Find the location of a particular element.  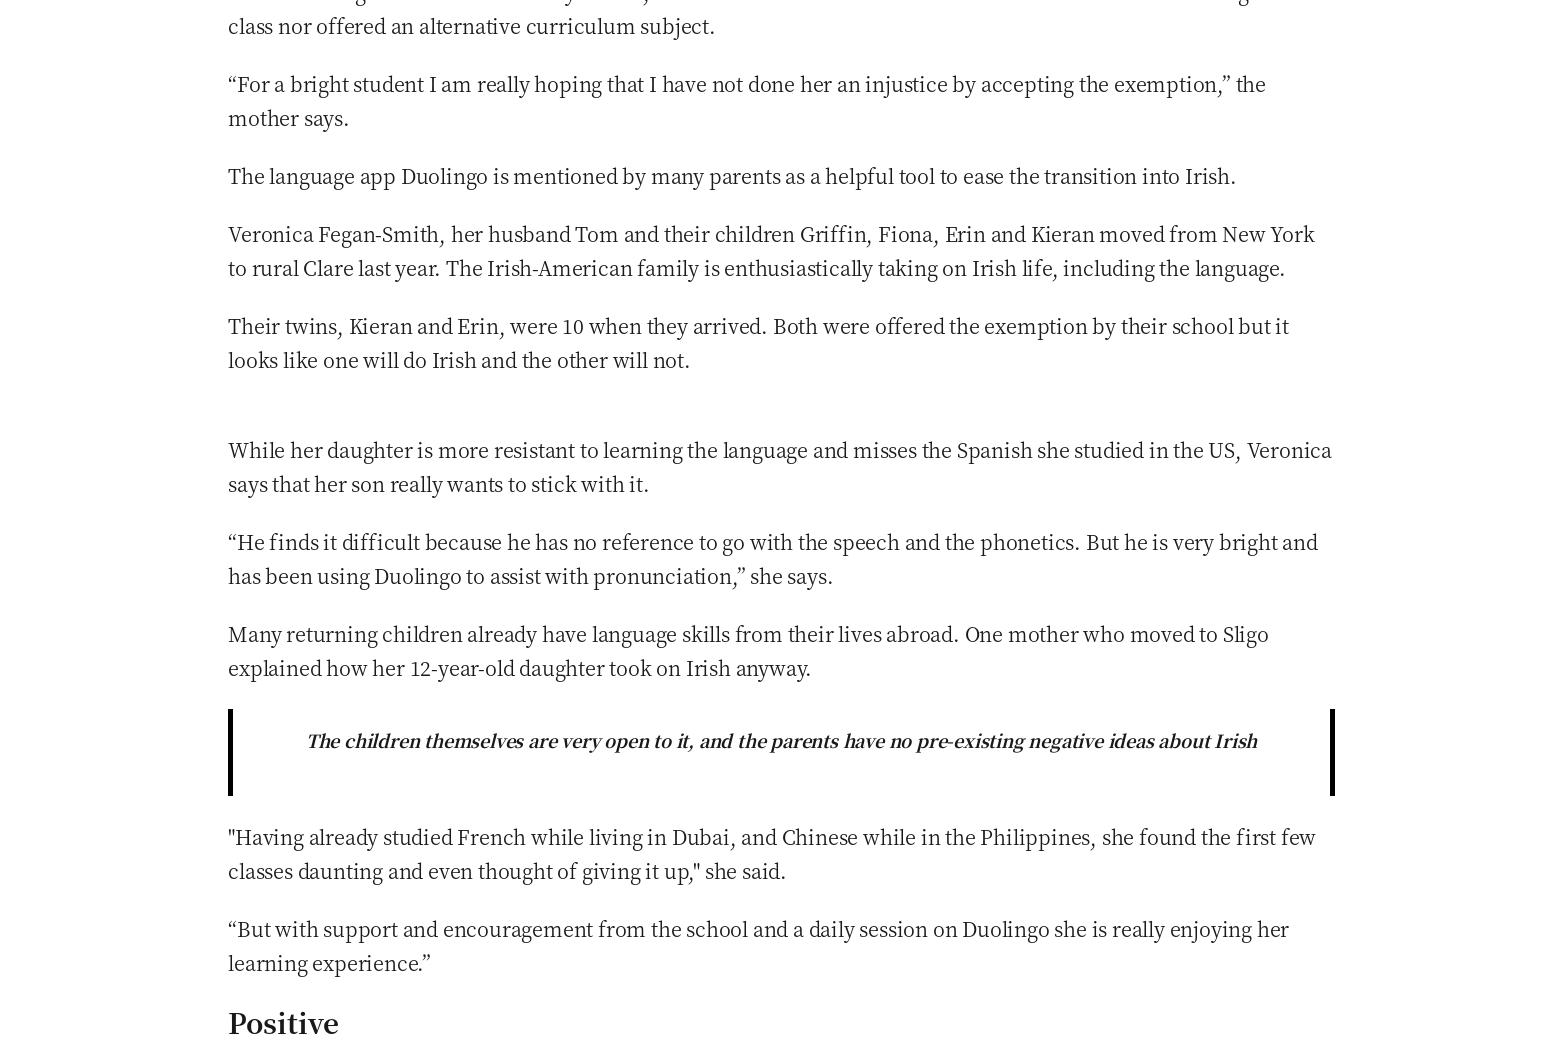

'“He finds it difficult because he has no reference to go with the speech and the phonetics. But he is very bright and has been using Duolingo to assist with pronunciation,” she says.' is located at coordinates (227, 557).